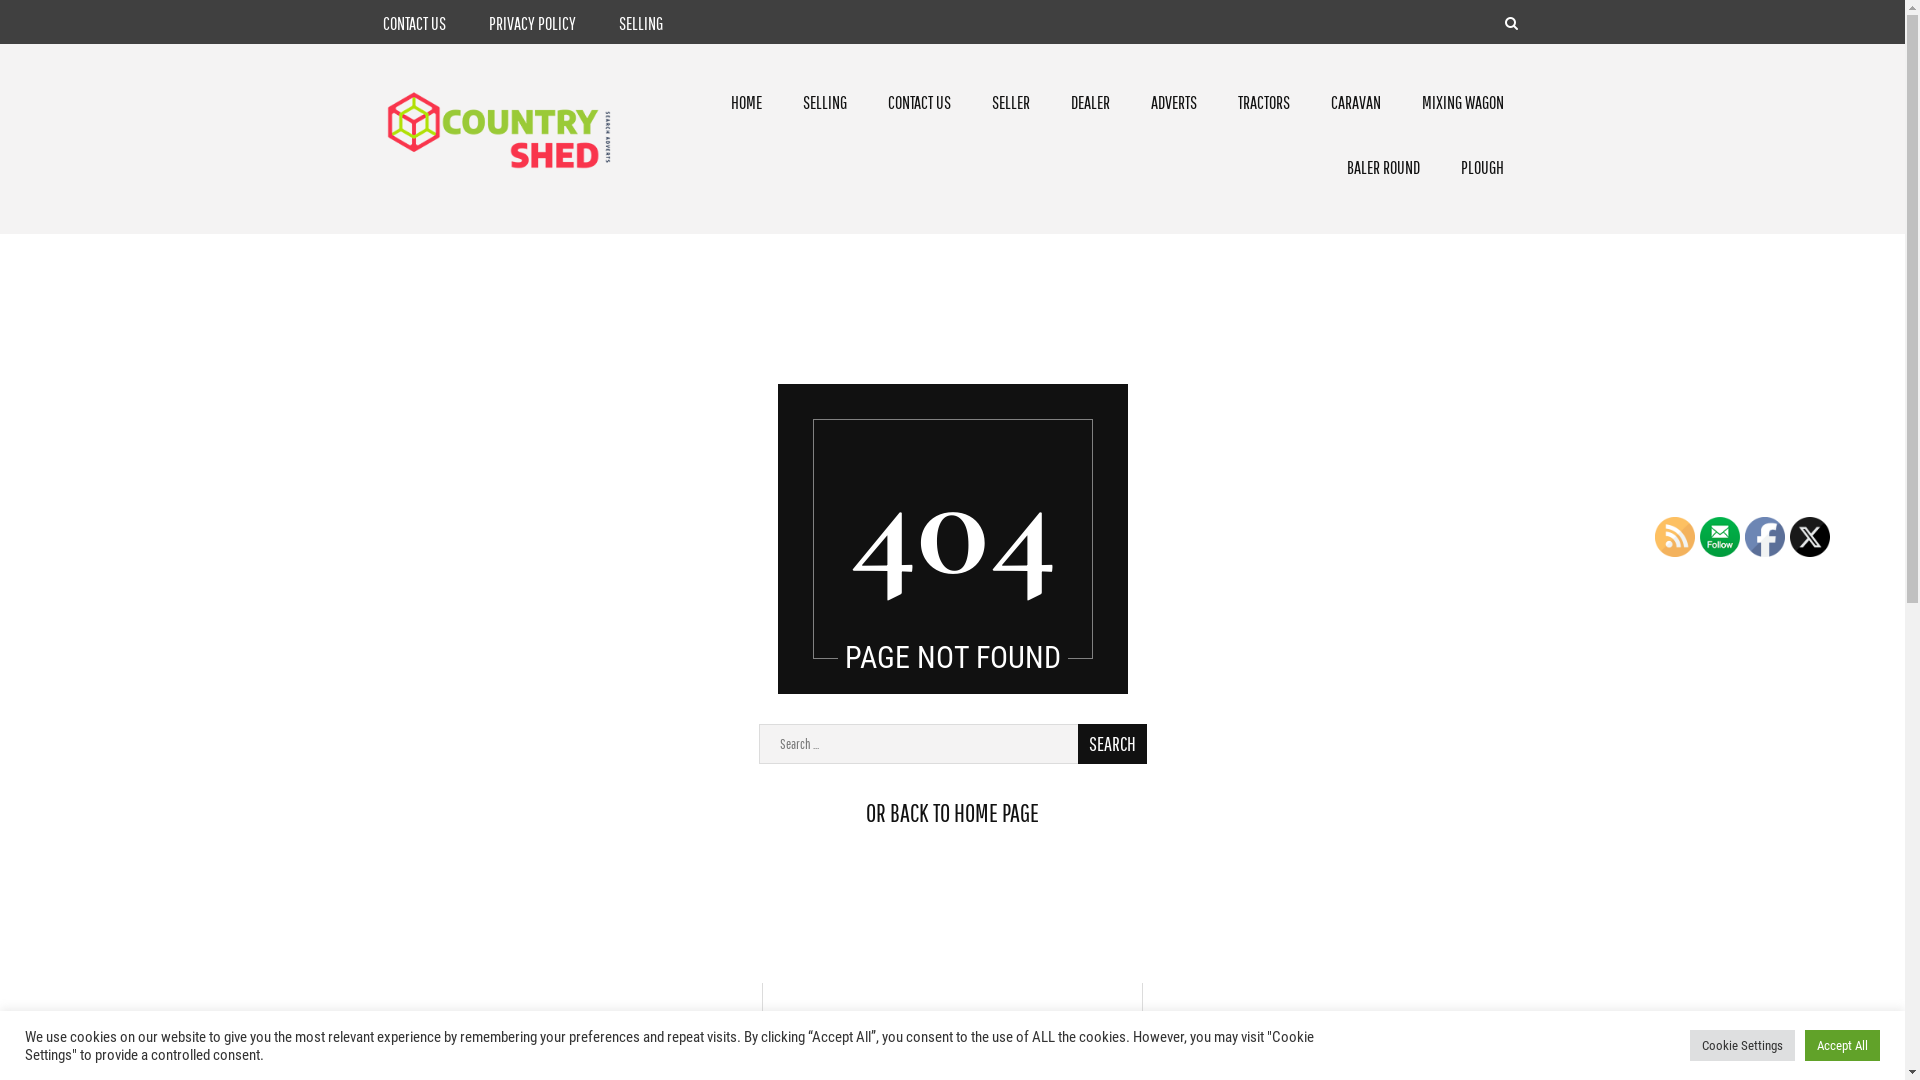 This screenshot has height=1080, width=1920. What do you see at coordinates (1718, 535) in the screenshot?
I see `'Follow by Email'` at bounding box center [1718, 535].